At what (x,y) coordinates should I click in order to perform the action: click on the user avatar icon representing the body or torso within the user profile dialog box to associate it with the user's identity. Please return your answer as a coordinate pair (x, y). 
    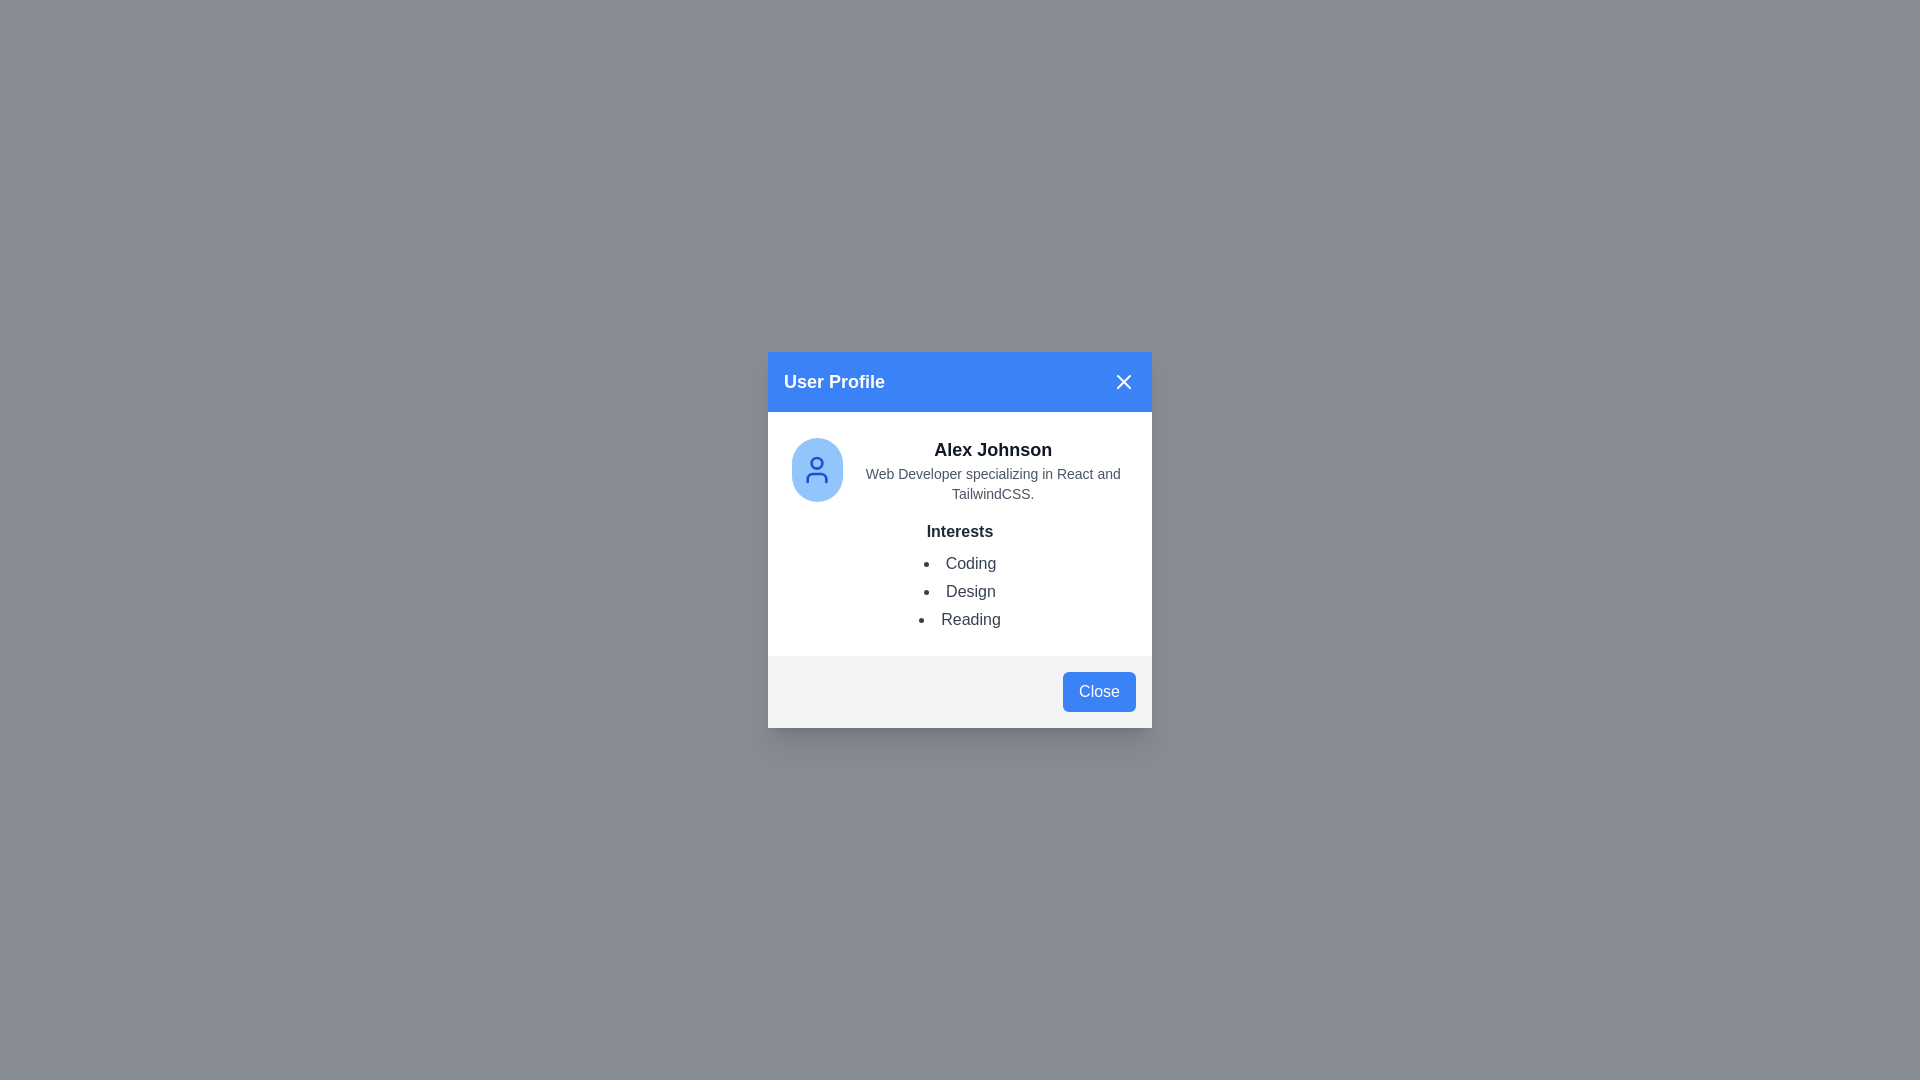
    Looking at the image, I should click on (817, 478).